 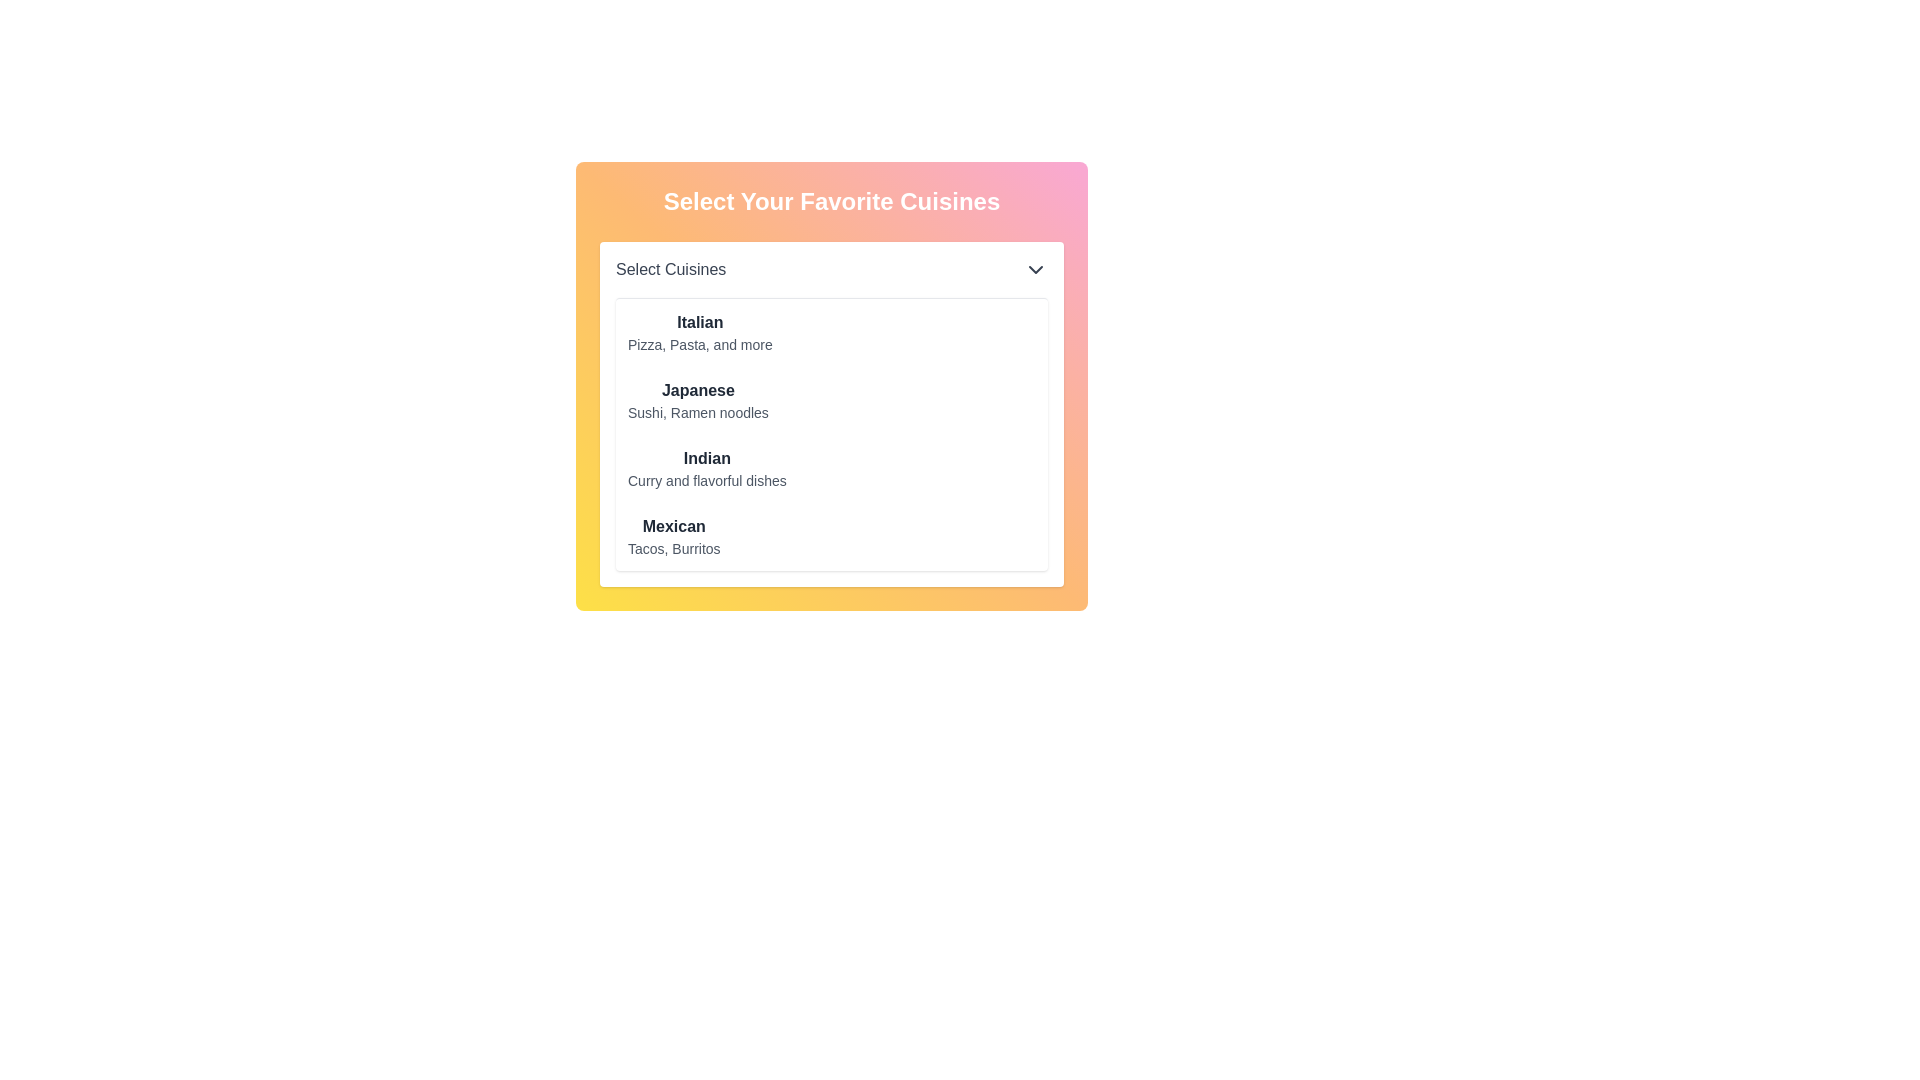 I want to click on the text element reading 'Sushi, Ramen noodles' located below the bolded 'Japanese' text in the dropdown menu area, so click(x=698, y=411).